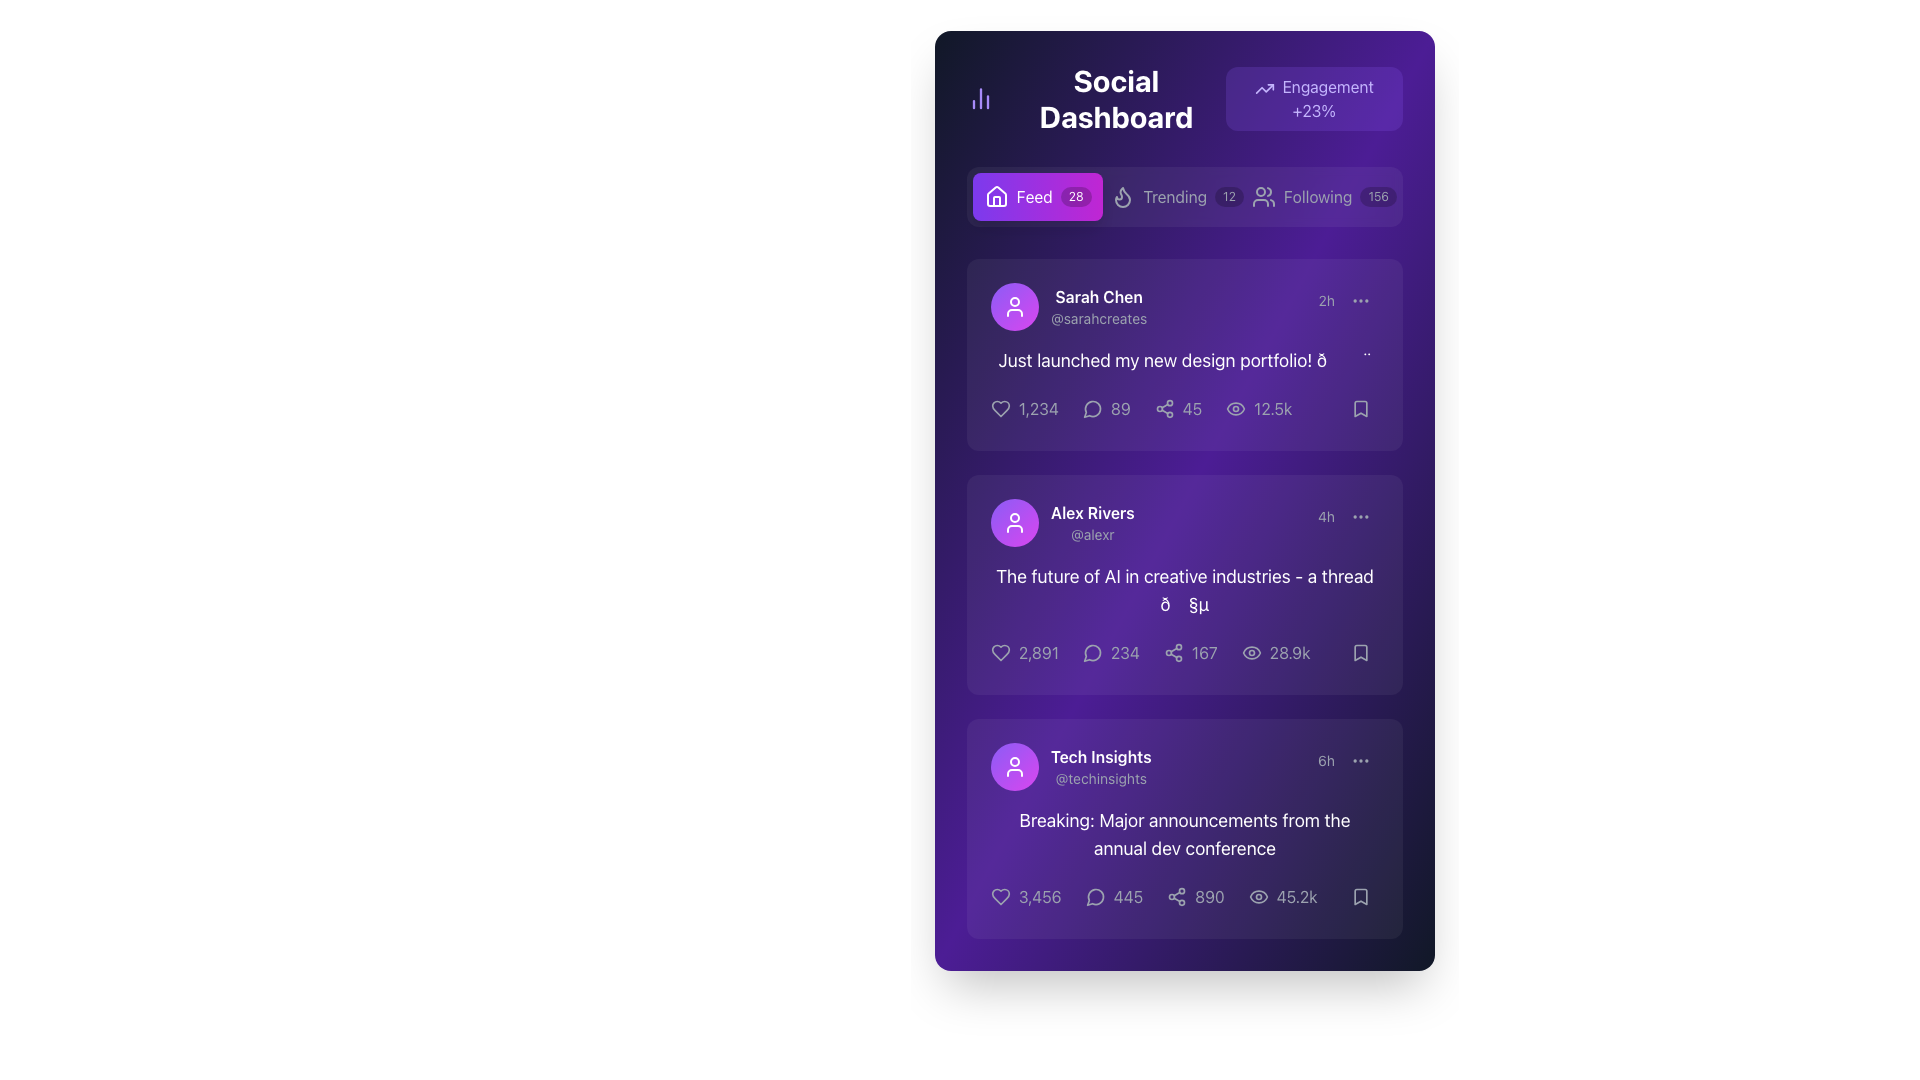 The height and width of the screenshot is (1080, 1920). I want to click on the small purple bookmark icon located in the bottom-right section of the post card titled 'Alex Rivers' to bookmark the post, so click(1360, 652).